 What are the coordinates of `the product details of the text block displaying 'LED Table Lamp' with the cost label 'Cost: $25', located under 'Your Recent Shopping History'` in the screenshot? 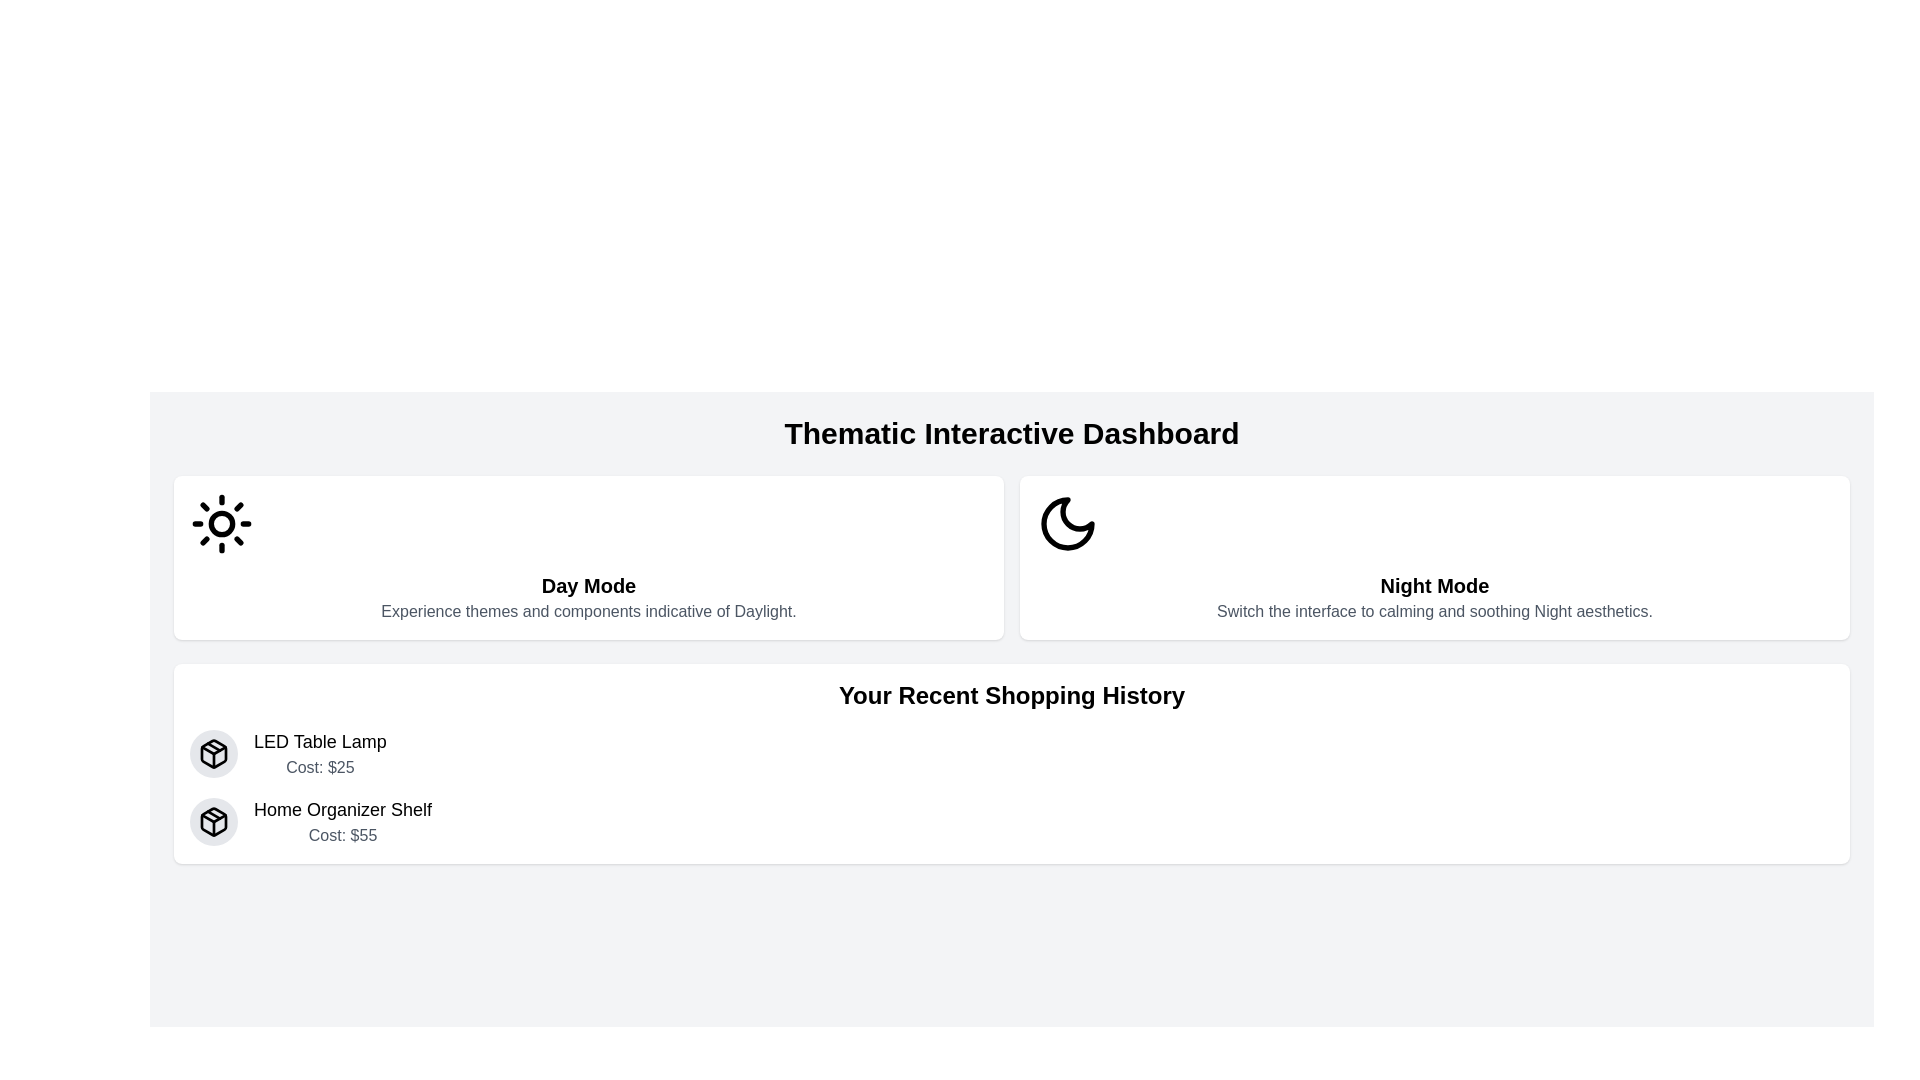 It's located at (320, 753).